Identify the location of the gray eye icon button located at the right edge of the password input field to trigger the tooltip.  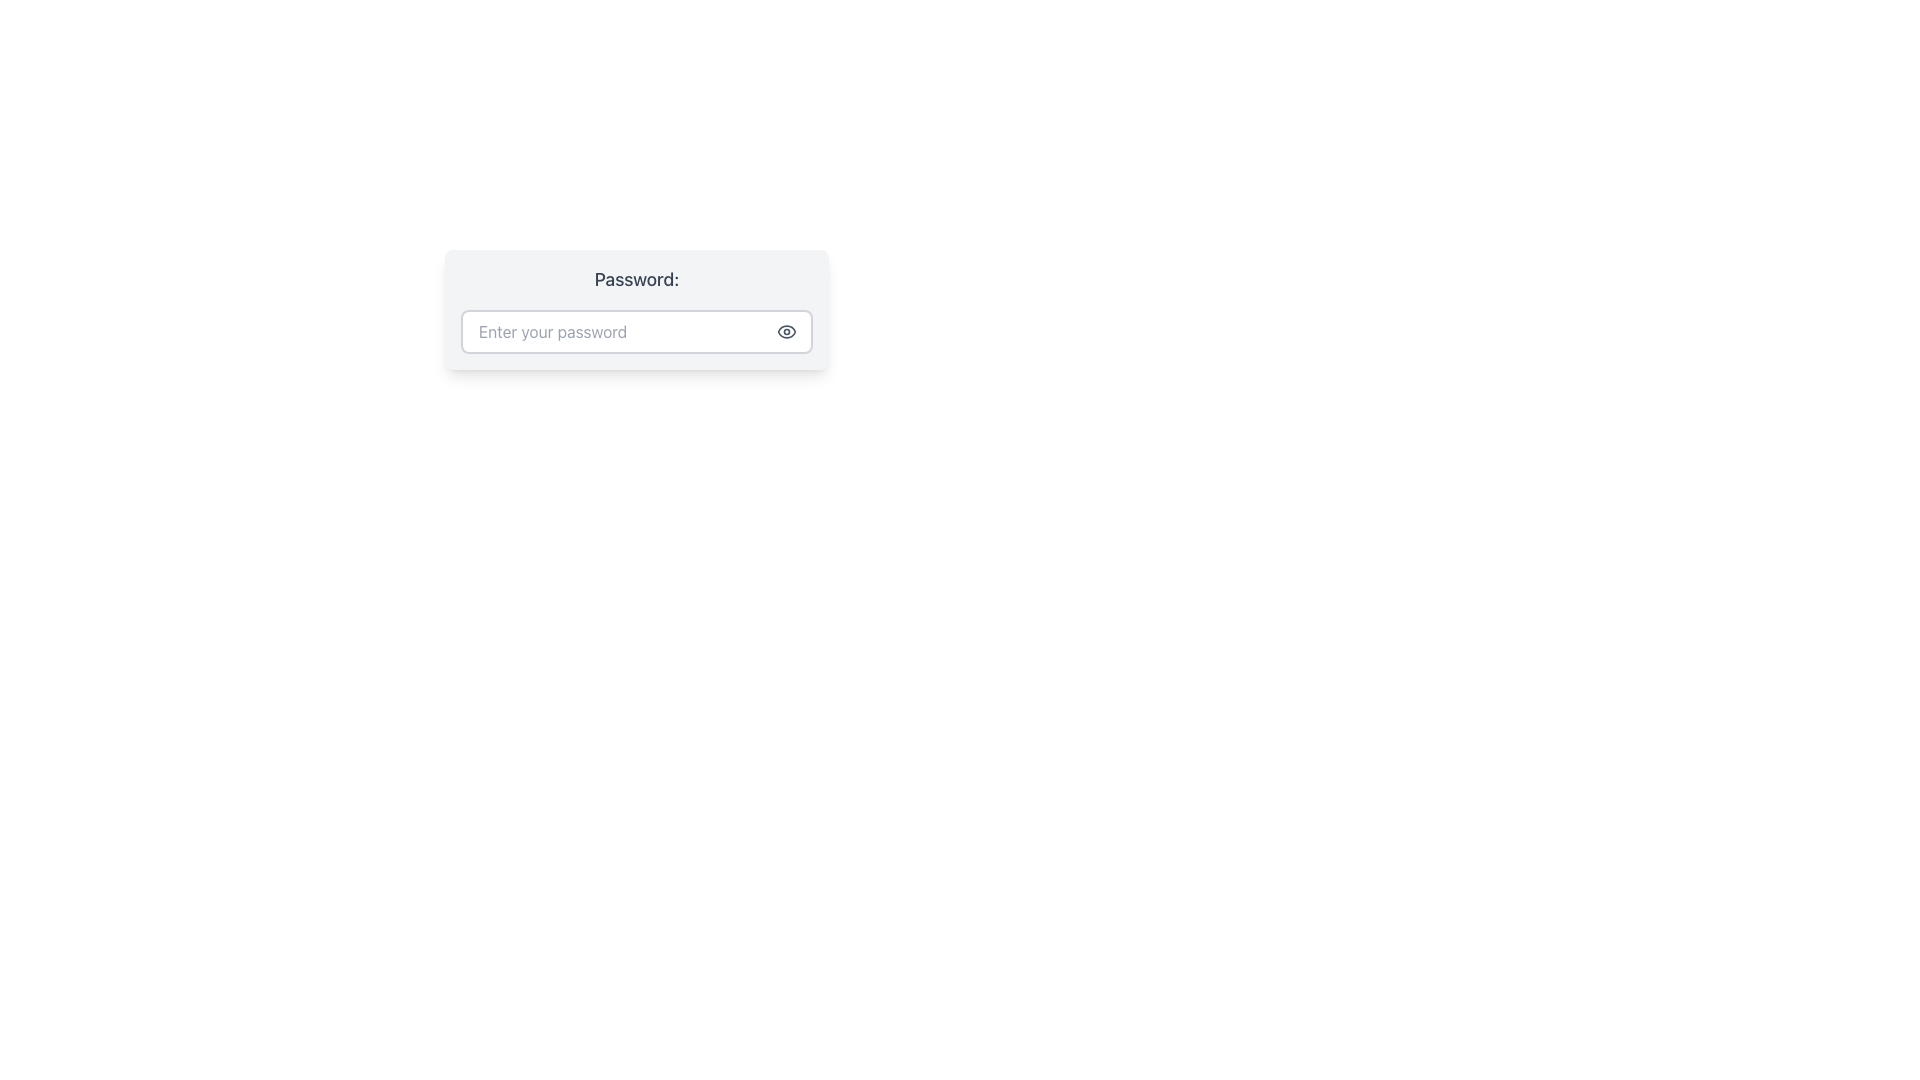
(786, 330).